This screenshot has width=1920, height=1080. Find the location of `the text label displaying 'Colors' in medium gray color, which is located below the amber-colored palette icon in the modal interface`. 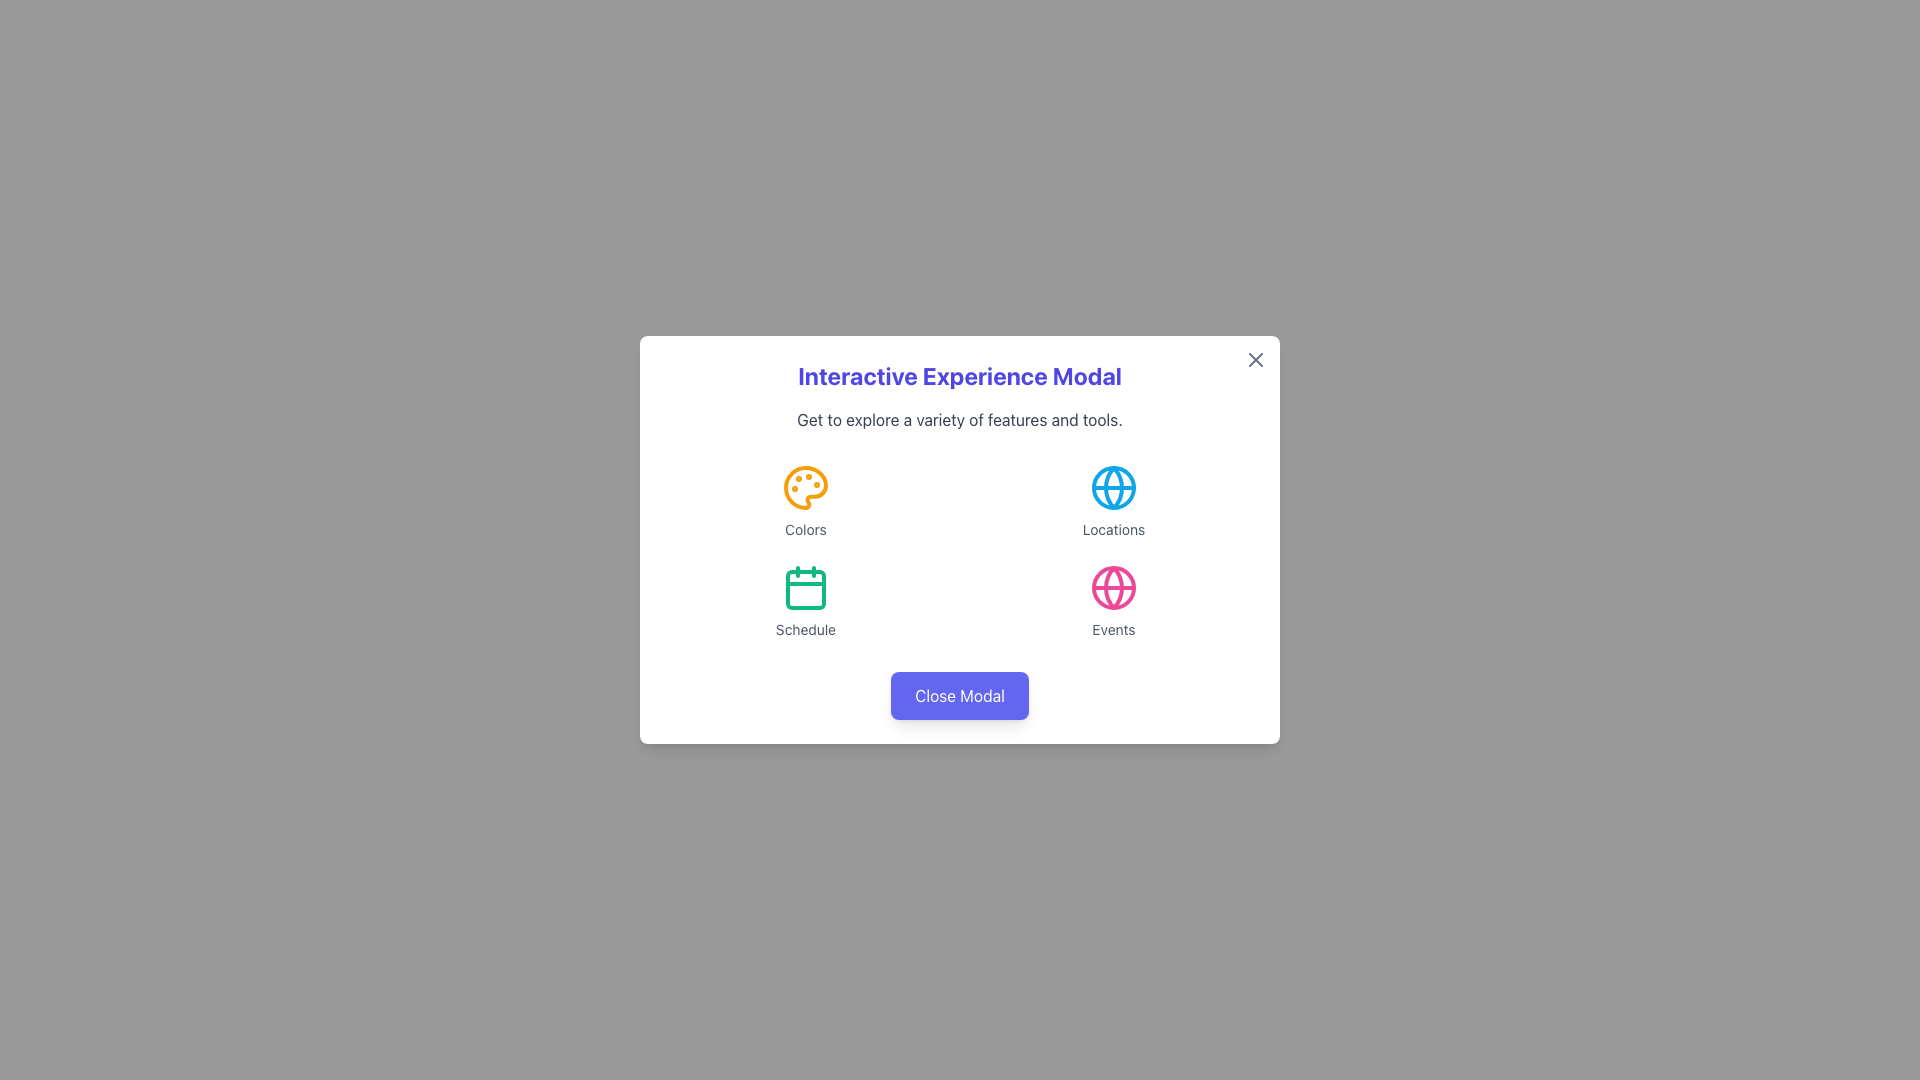

the text label displaying 'Colors' in medium gray color, which is located below the amber-colored palette icon in the modal interface is located at coordinates (806, 528).